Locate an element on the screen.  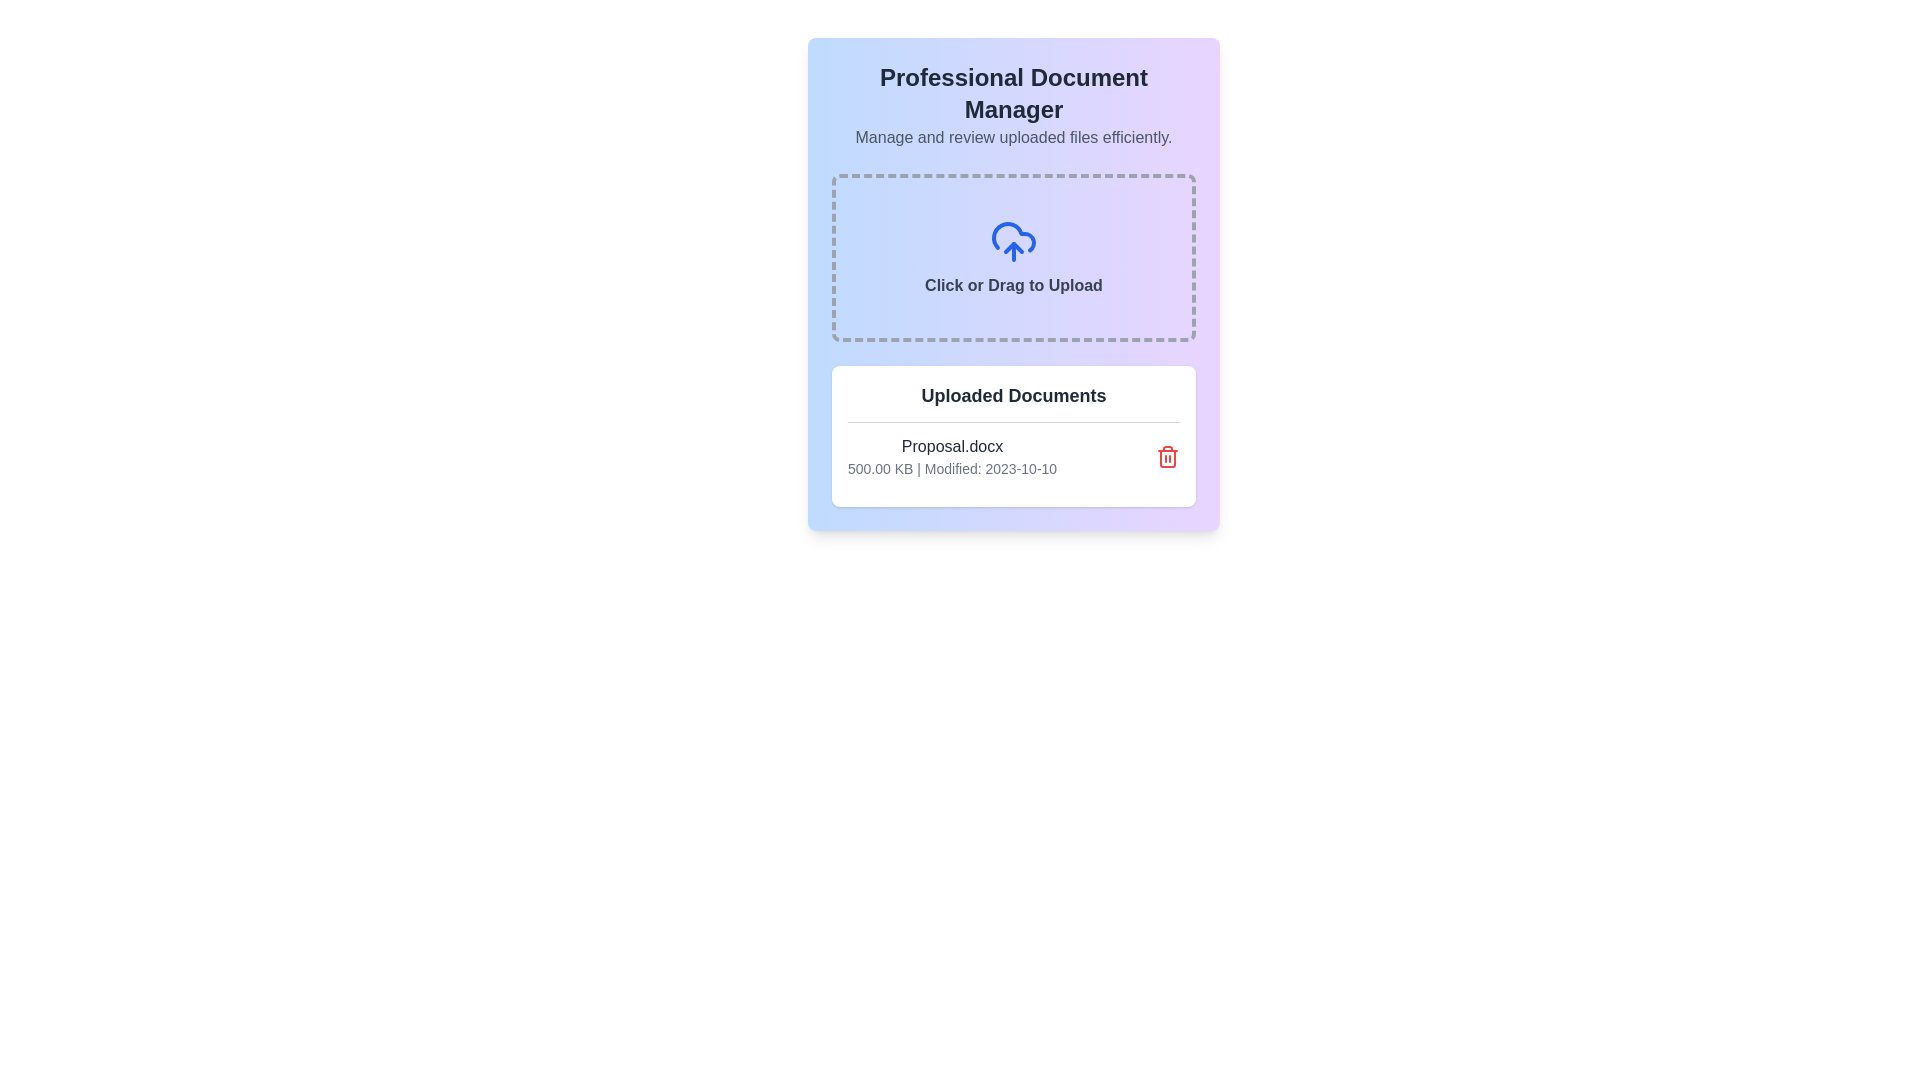
the text label that serves as a header for the uploaded documents section, which is centrally positioned above the document file listing 'Proposal.docx' is located at coordinates (1013, 396).